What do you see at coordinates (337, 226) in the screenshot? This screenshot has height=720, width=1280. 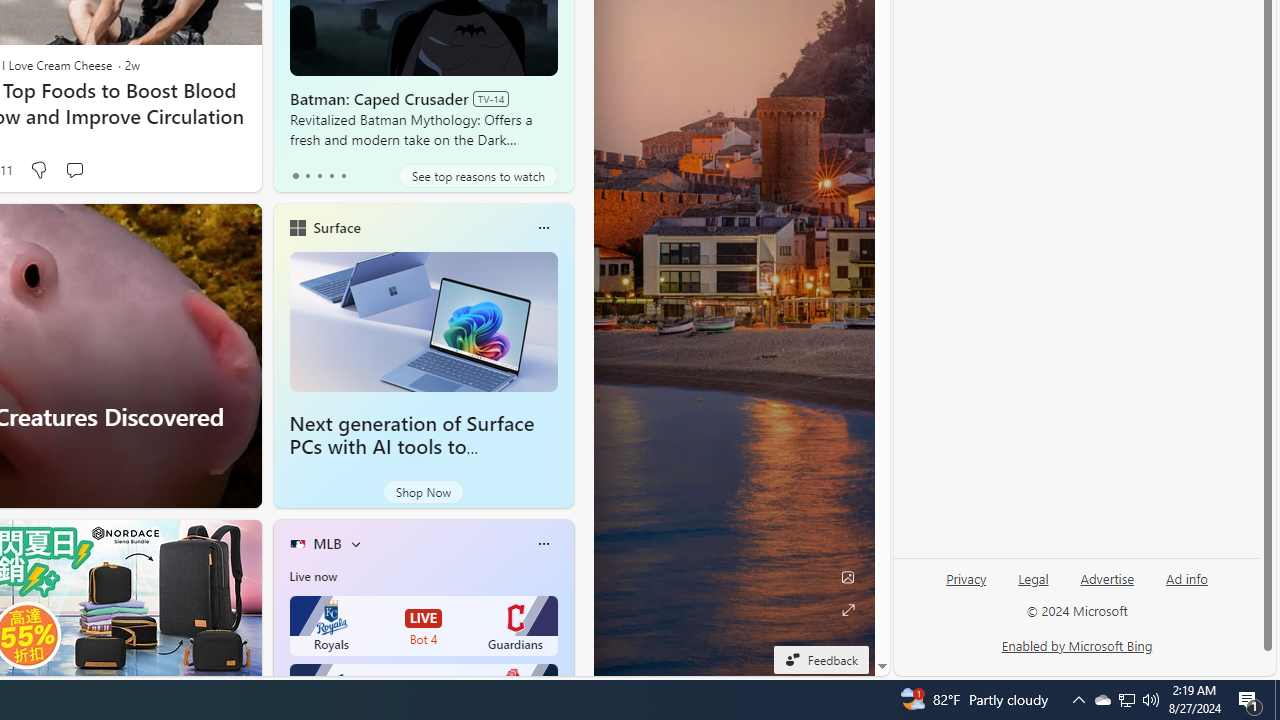 I see `'Surface'` at bounding box center [337, 226].